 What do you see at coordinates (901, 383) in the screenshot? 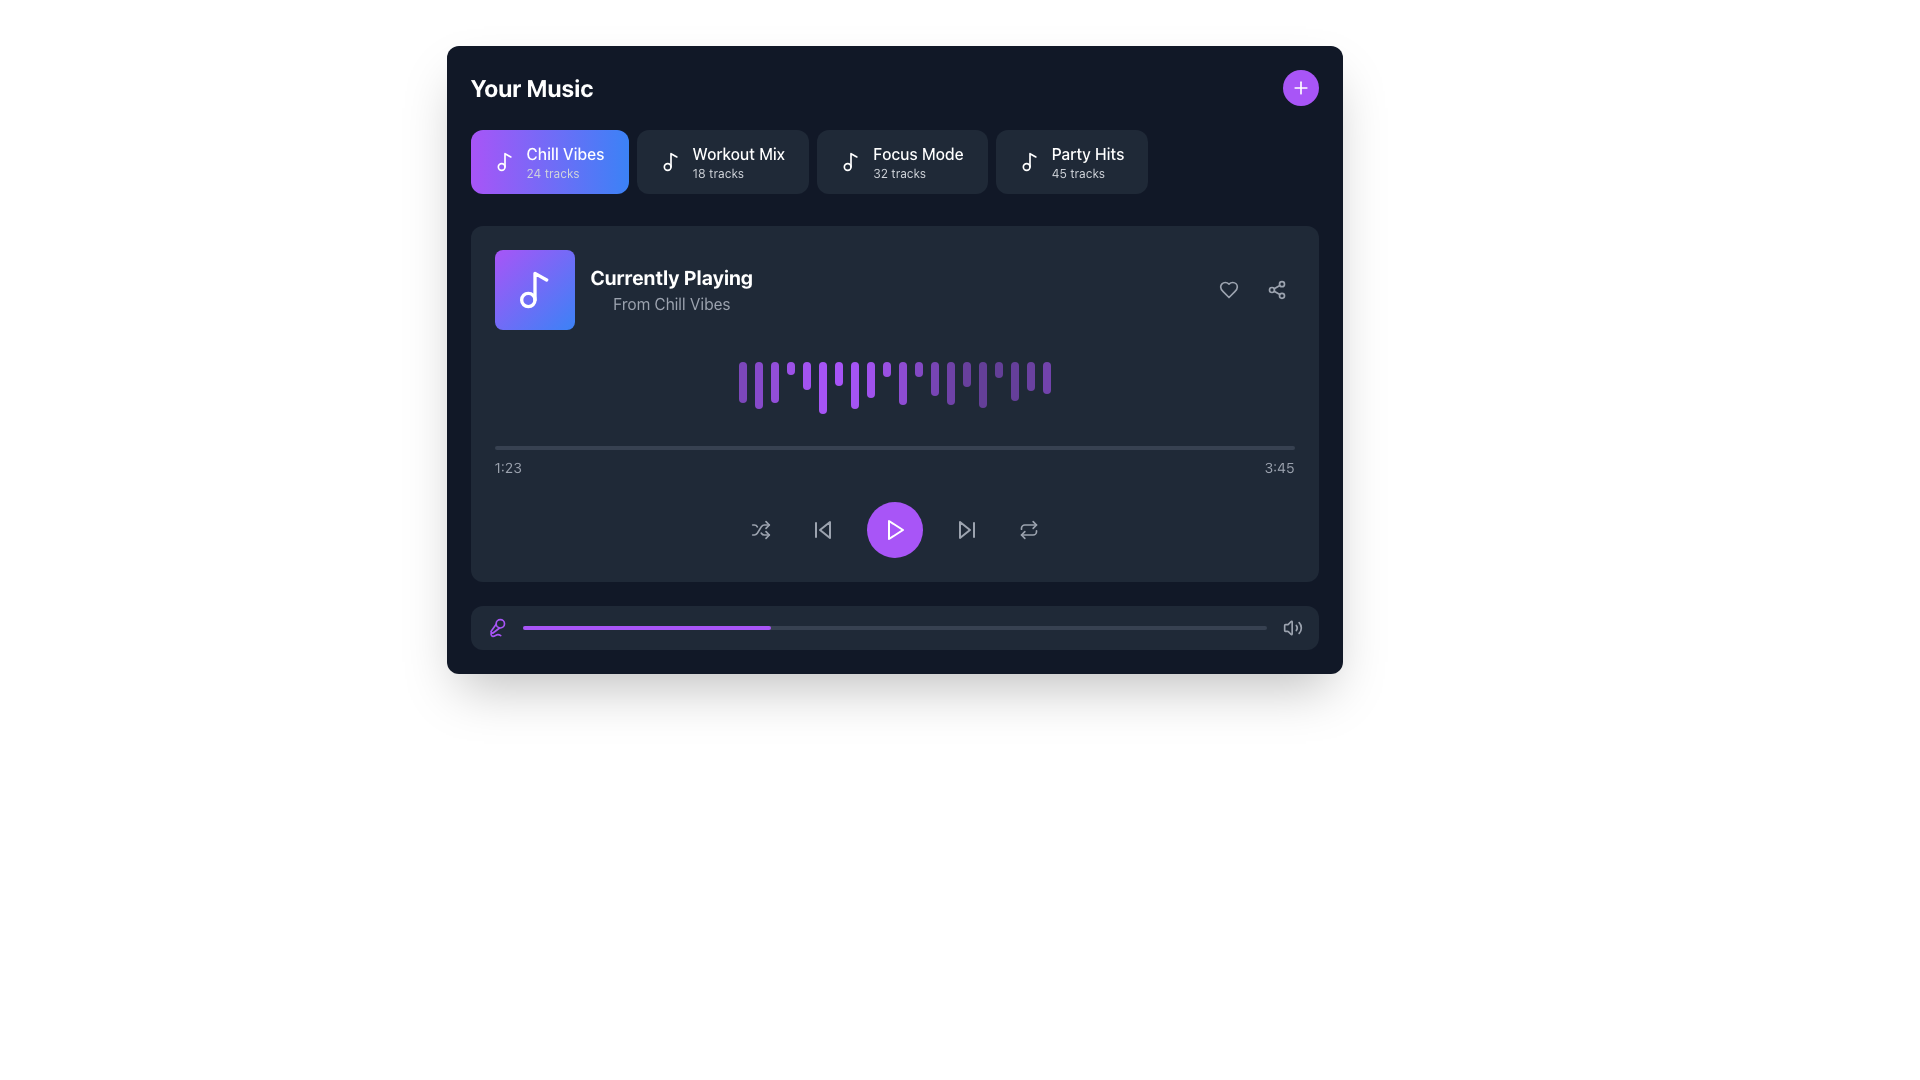
I see `the 11th decorative bar (visualizer bar) in the music visualizer interface, which represents audio dynamics or beats` at bounding box center [901, 383].